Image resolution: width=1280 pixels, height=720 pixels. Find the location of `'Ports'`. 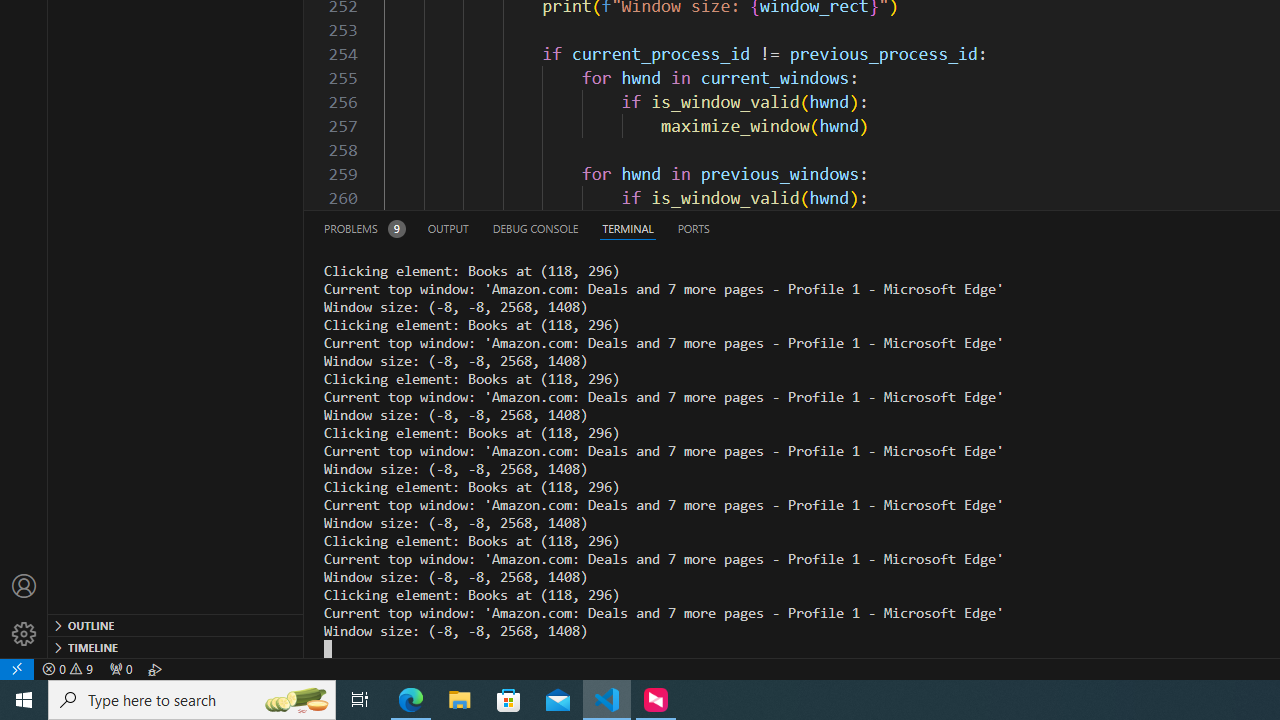

'Ports' is located at coordinates (693, 227).